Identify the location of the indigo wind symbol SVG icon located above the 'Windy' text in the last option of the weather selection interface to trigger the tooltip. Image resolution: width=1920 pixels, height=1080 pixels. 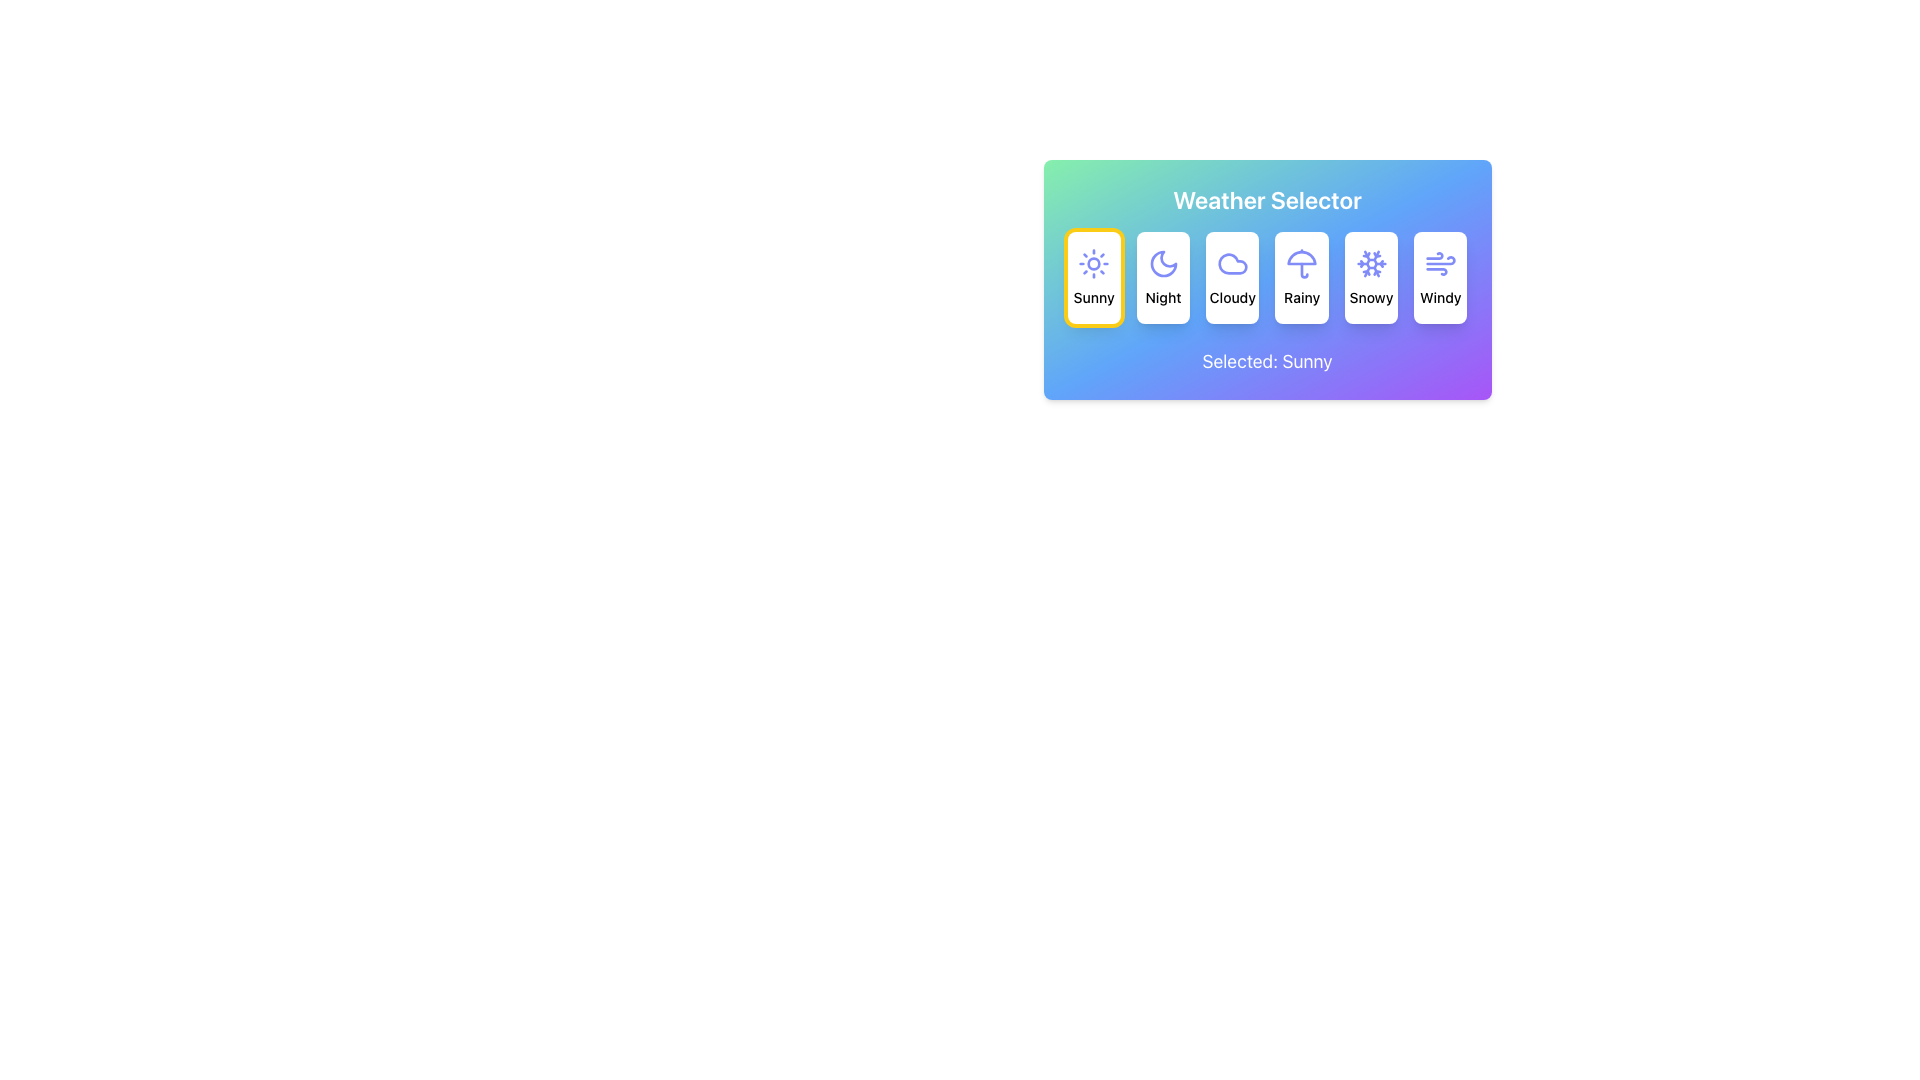
(1440, 262).